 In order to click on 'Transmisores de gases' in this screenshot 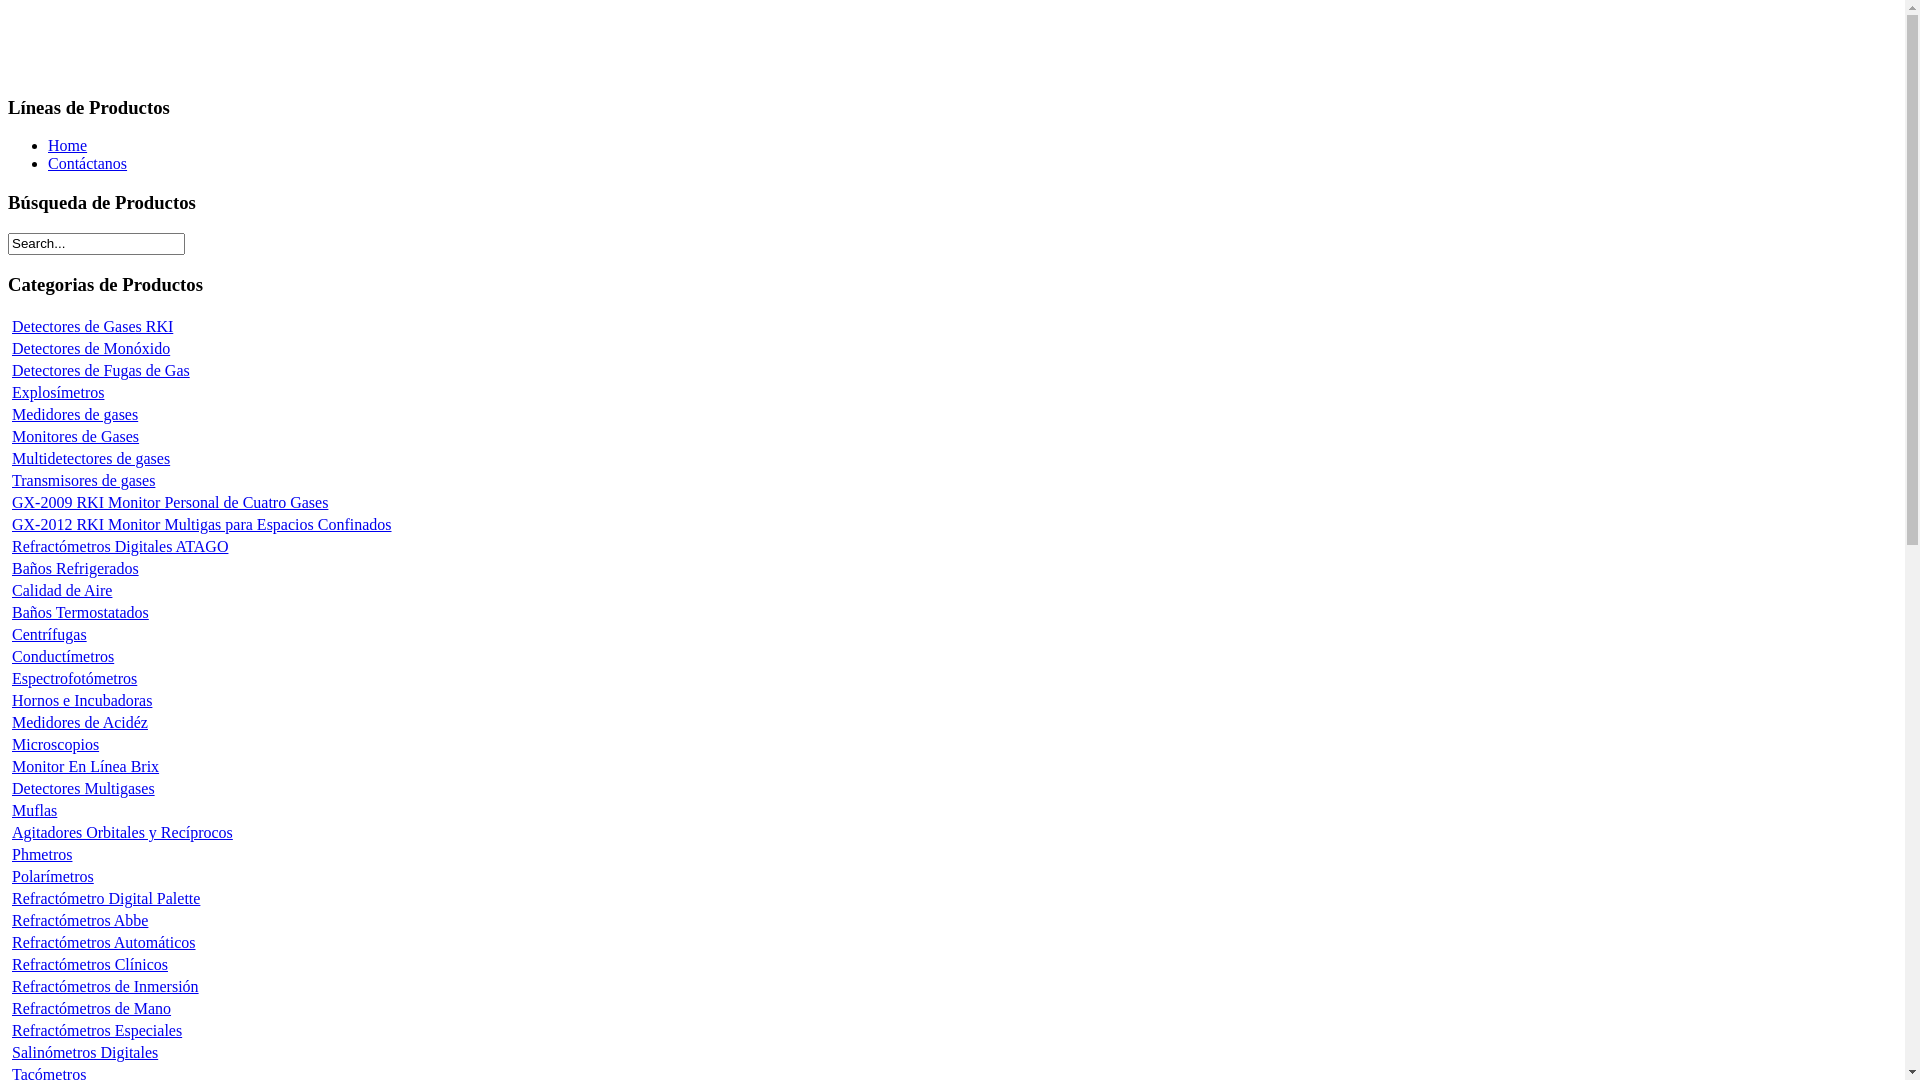, I will do `click(12, 480)`.